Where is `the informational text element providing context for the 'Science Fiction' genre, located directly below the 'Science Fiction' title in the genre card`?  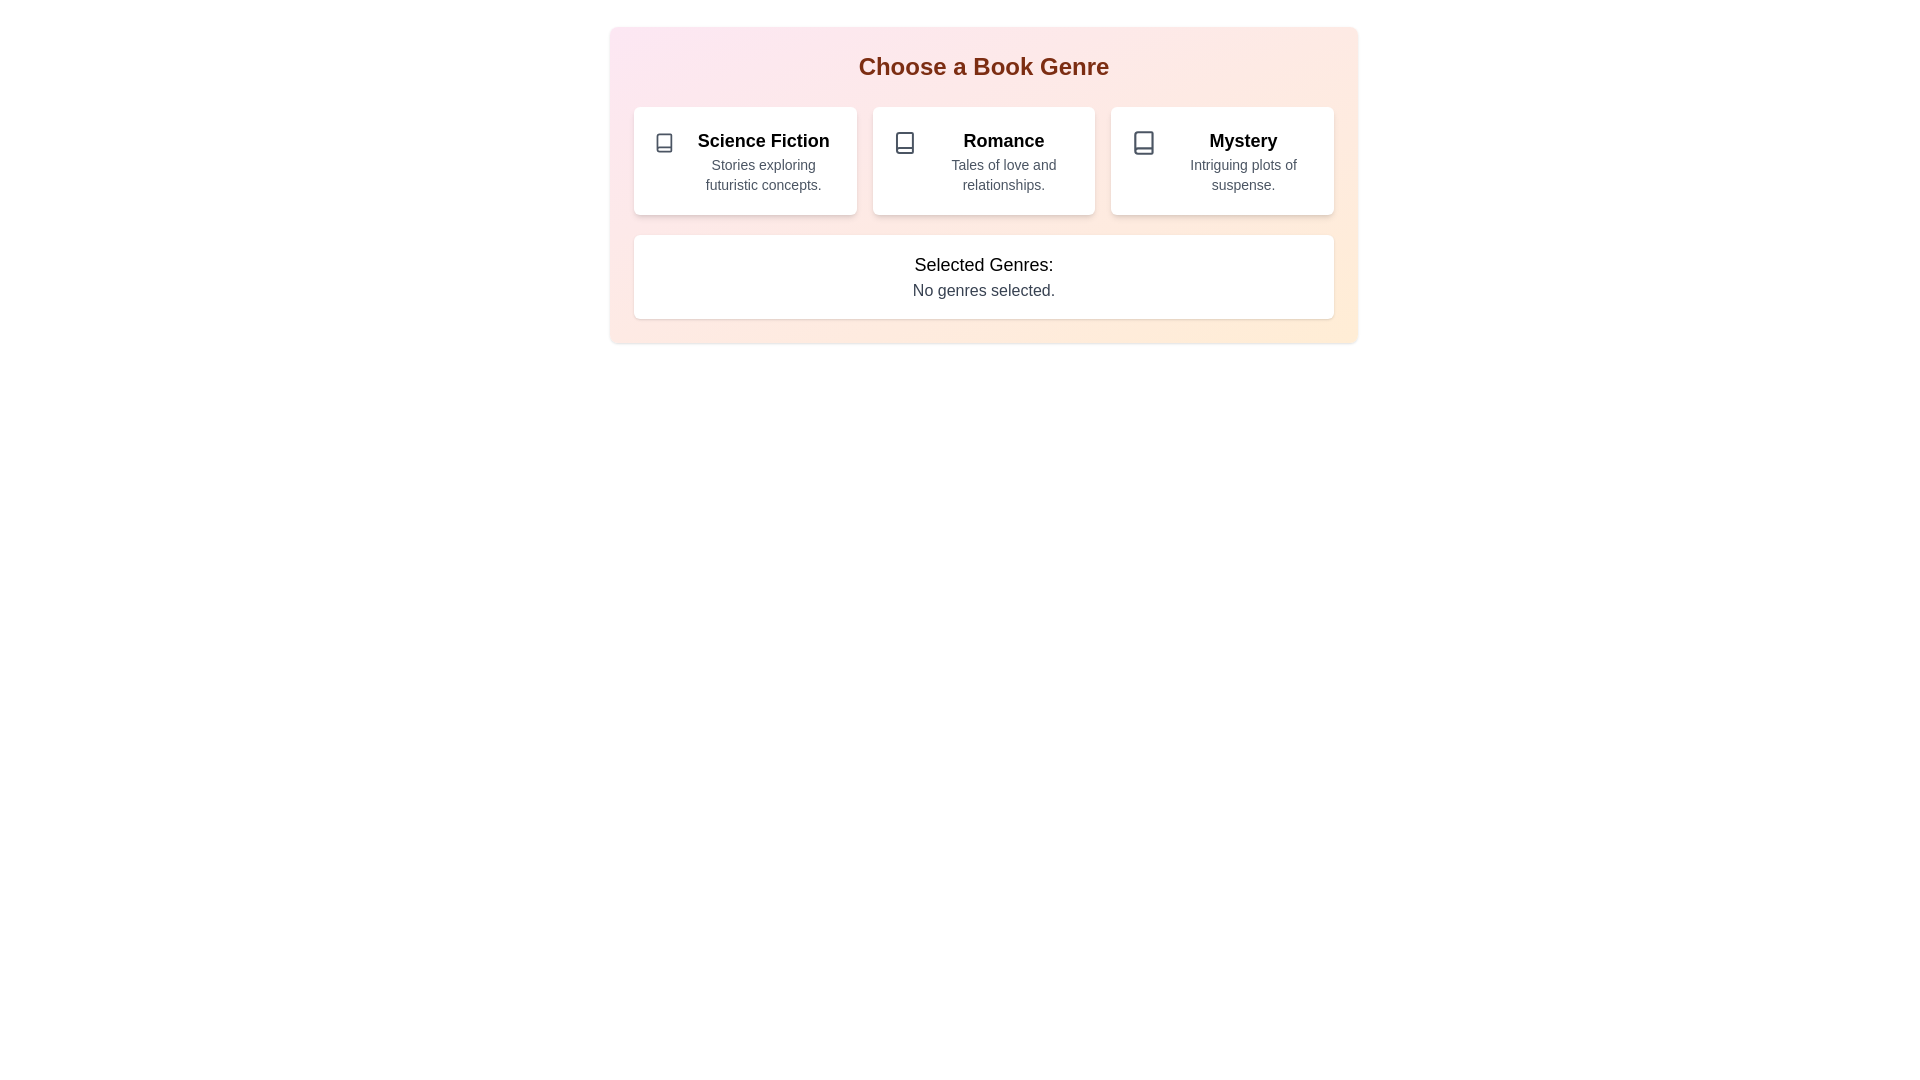 the informational text element providing context for the 'Science Fiction' genre, located directly below the 'Science Fiction' title in the genre card is located at coordinates (762, 173).